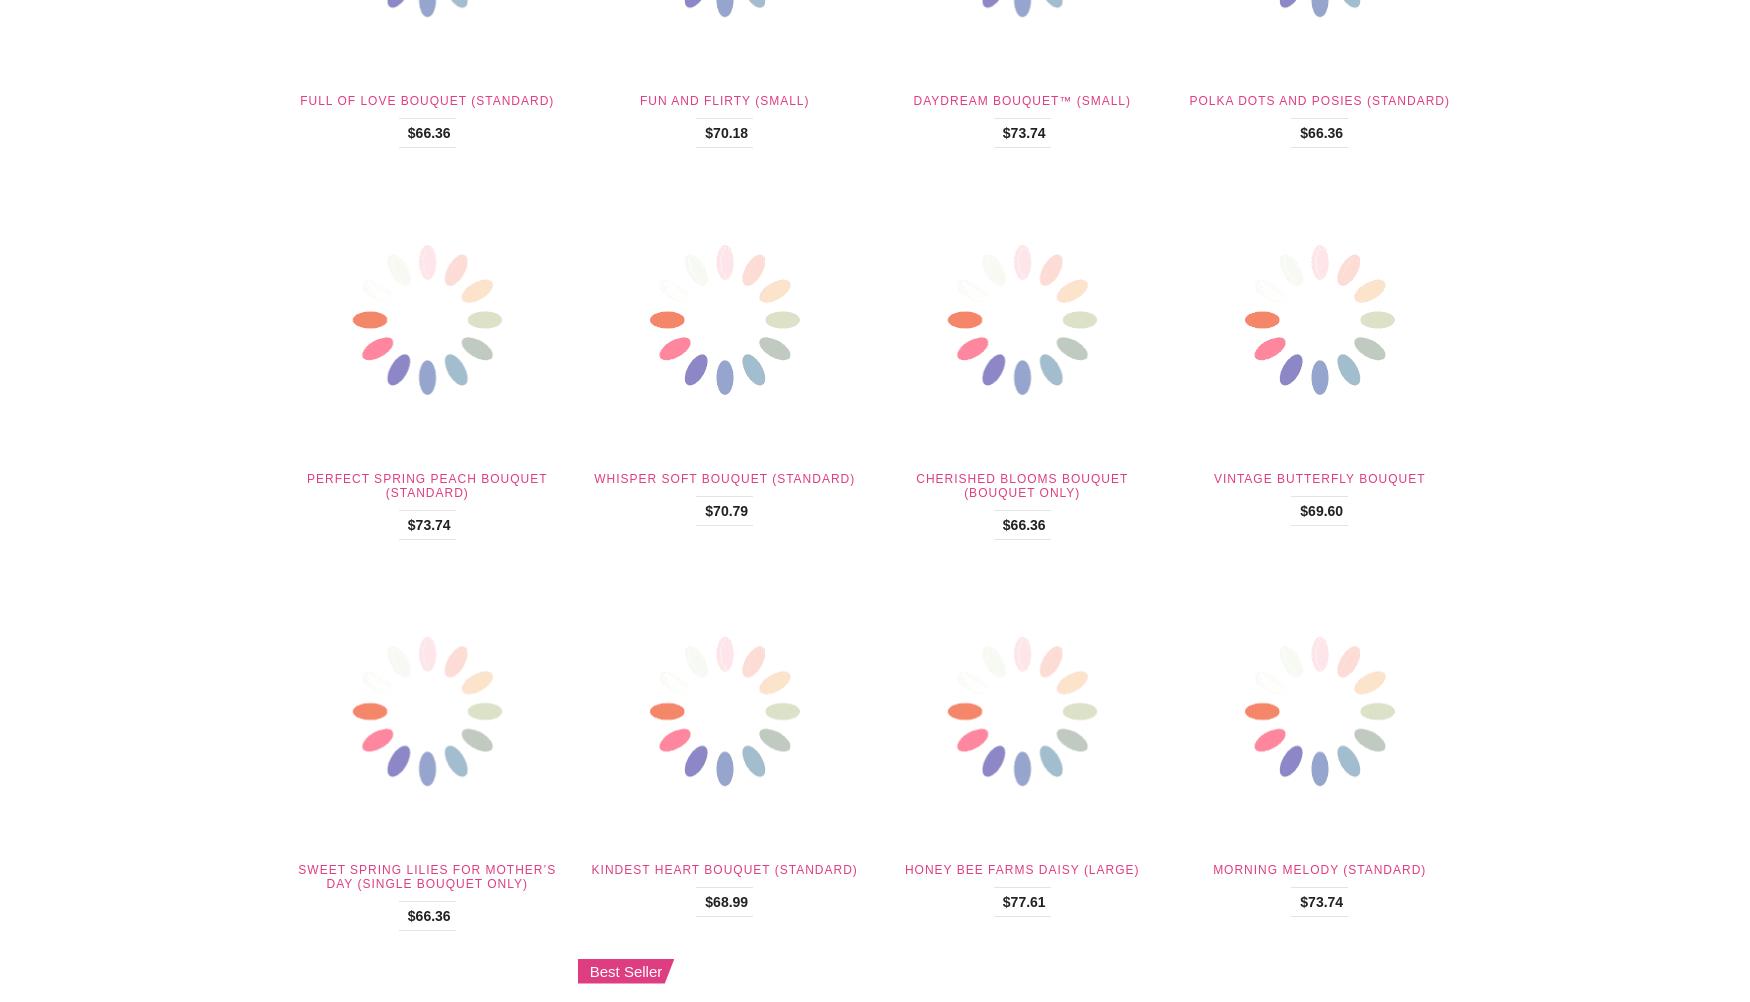 The width and height of the screenshot is (1750, 1002). I want to click on 'Best Seller', so click(625, 969).